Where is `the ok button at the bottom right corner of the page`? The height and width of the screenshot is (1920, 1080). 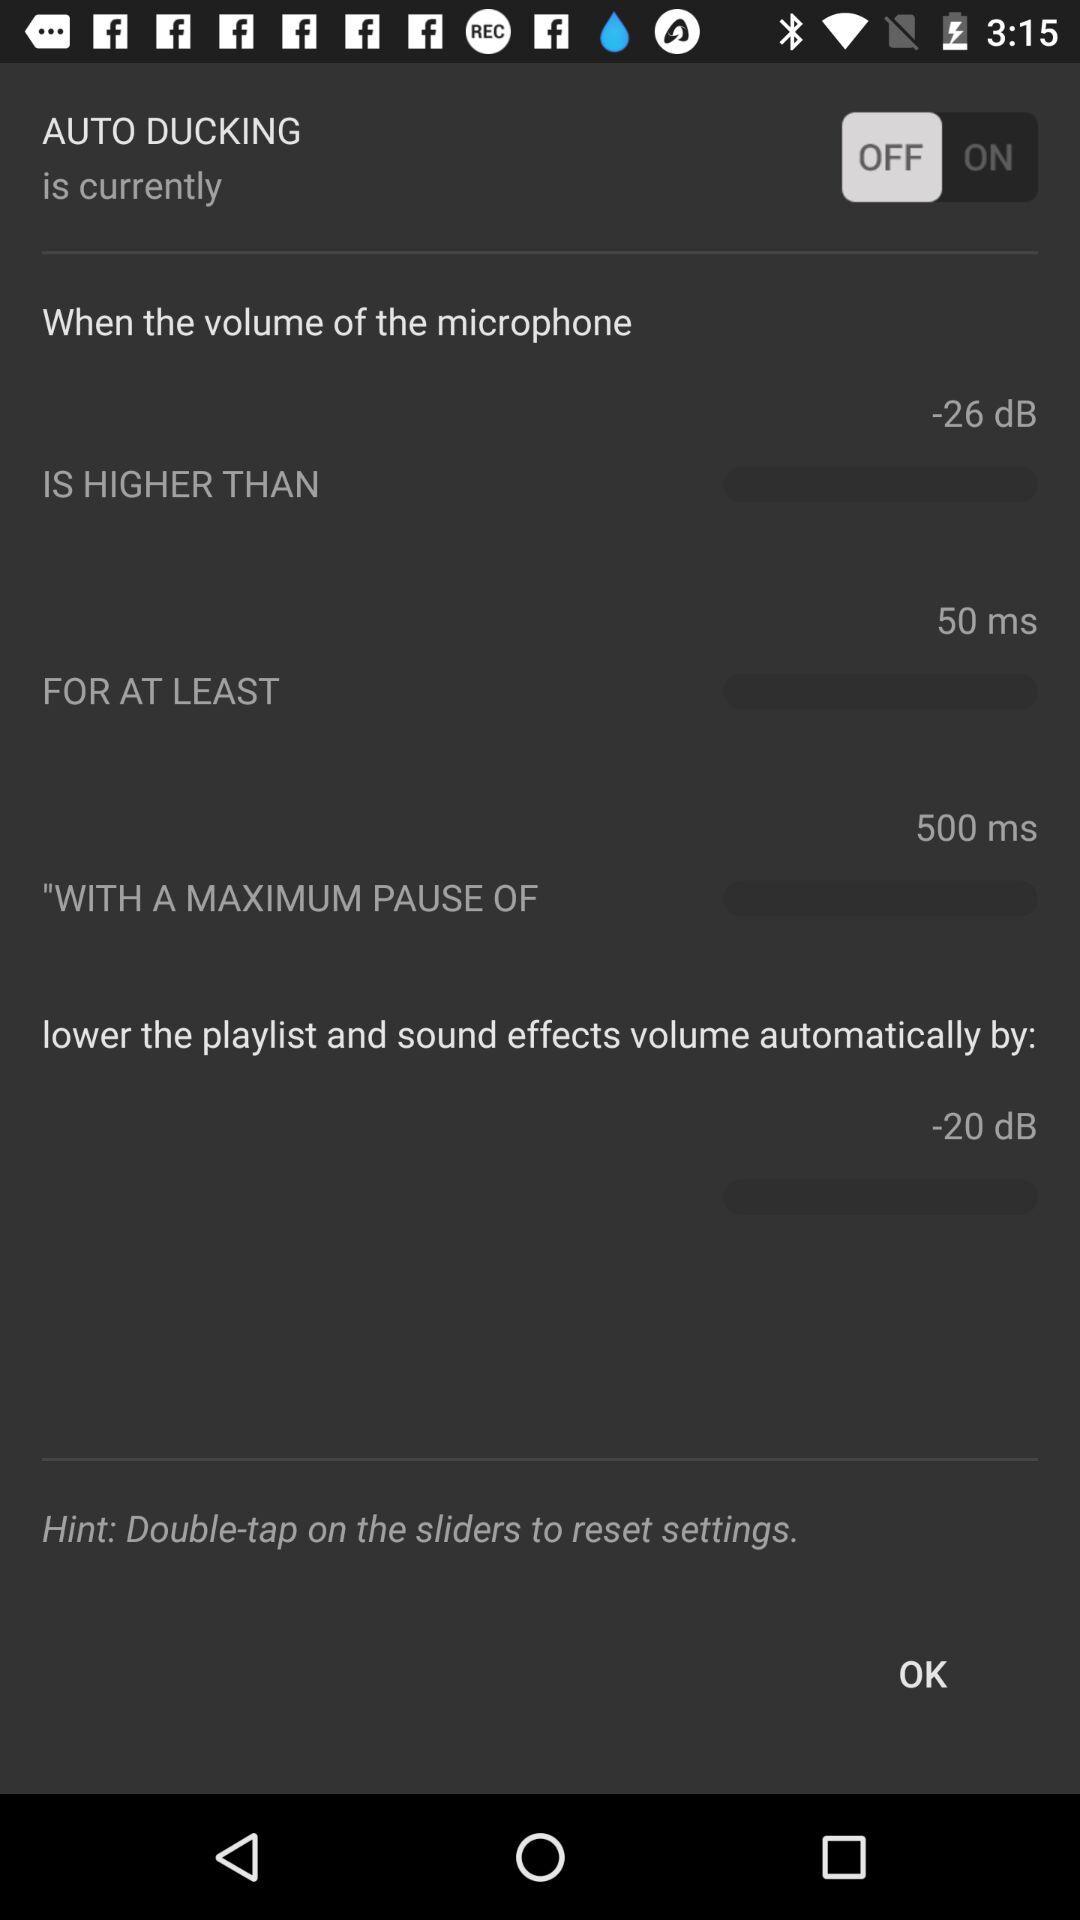
the ok button at the bottom right corner of the page is located at coordinates (922, 1673).